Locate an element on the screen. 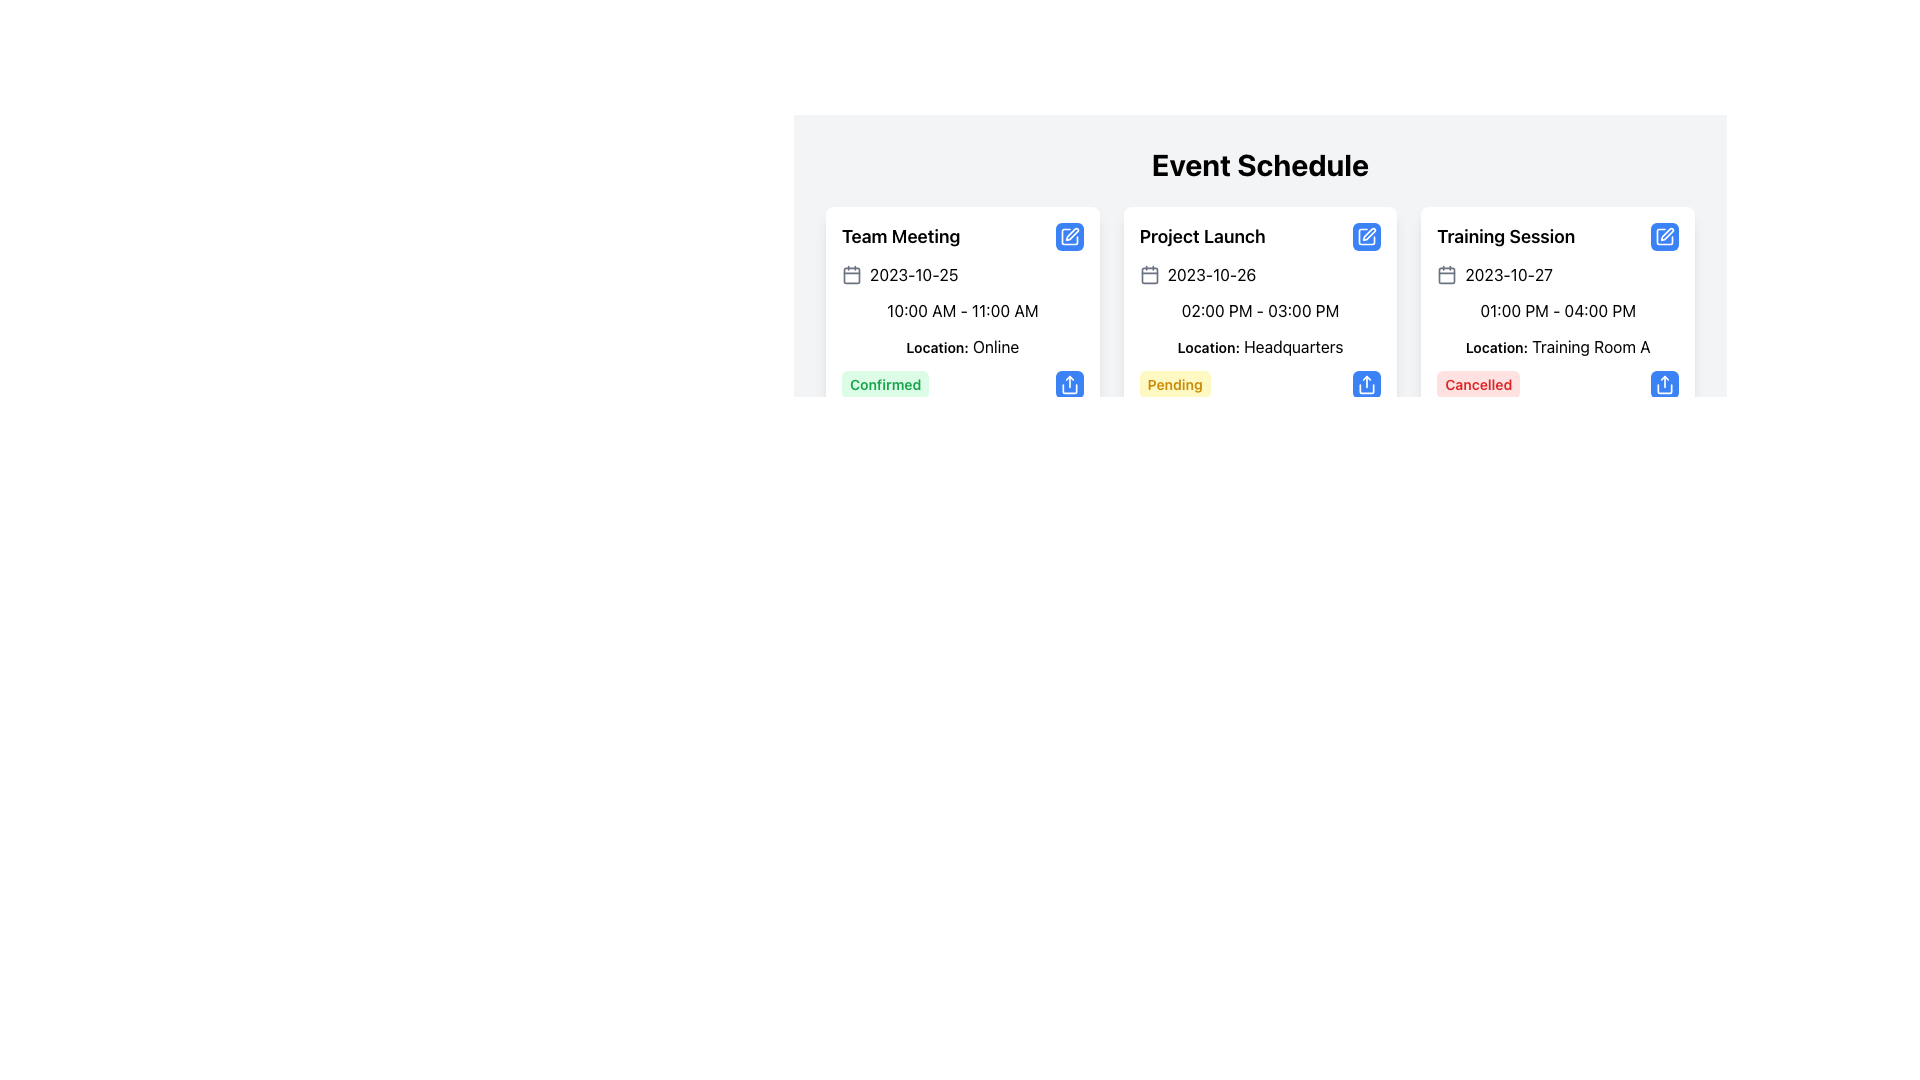 This screenshot has height=1080, width=1920. the 'Pending' label located in the 'Project Launch' card within the 'Event Schedule' section, positioned below the location information and above a blue button is located at coordinates (1175, 385).